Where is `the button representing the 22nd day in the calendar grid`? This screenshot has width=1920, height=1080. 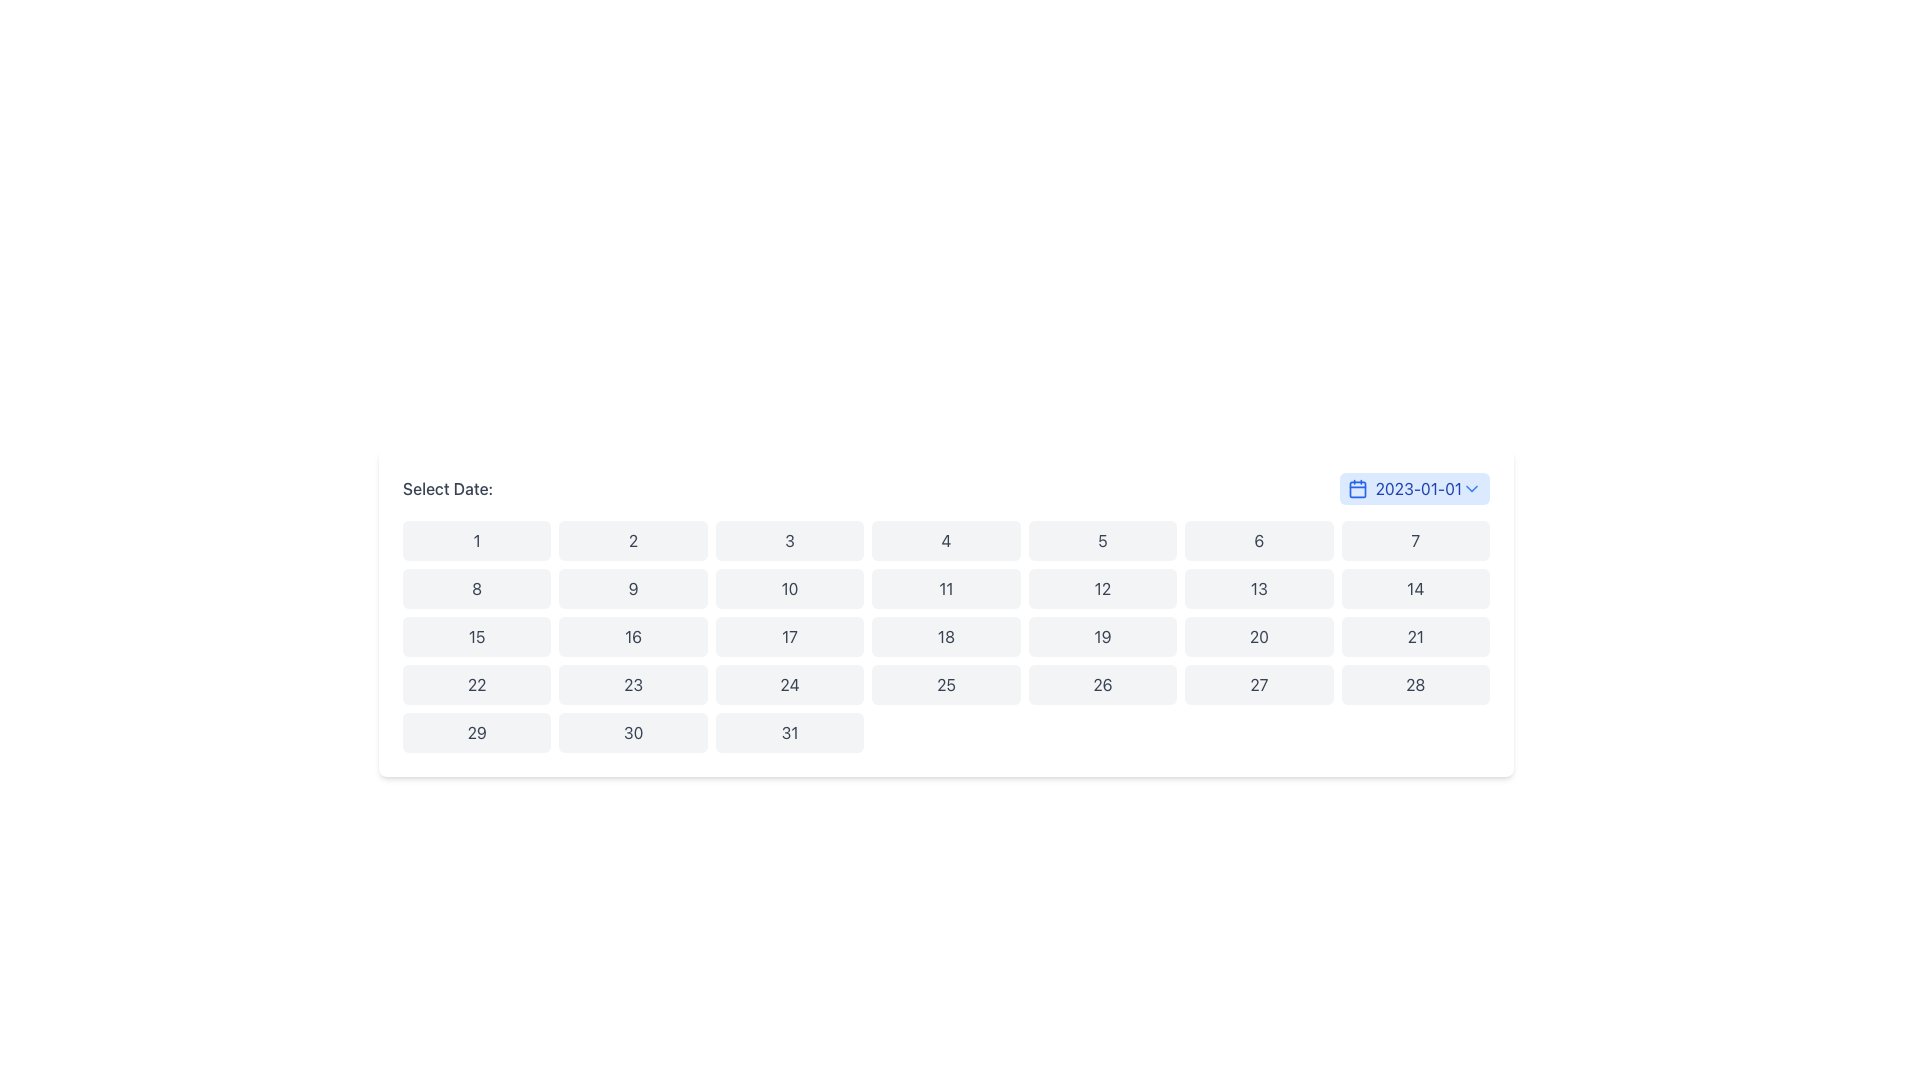 the button representing the 22nd day in the calendar grid is located at coordinates (476, 684).